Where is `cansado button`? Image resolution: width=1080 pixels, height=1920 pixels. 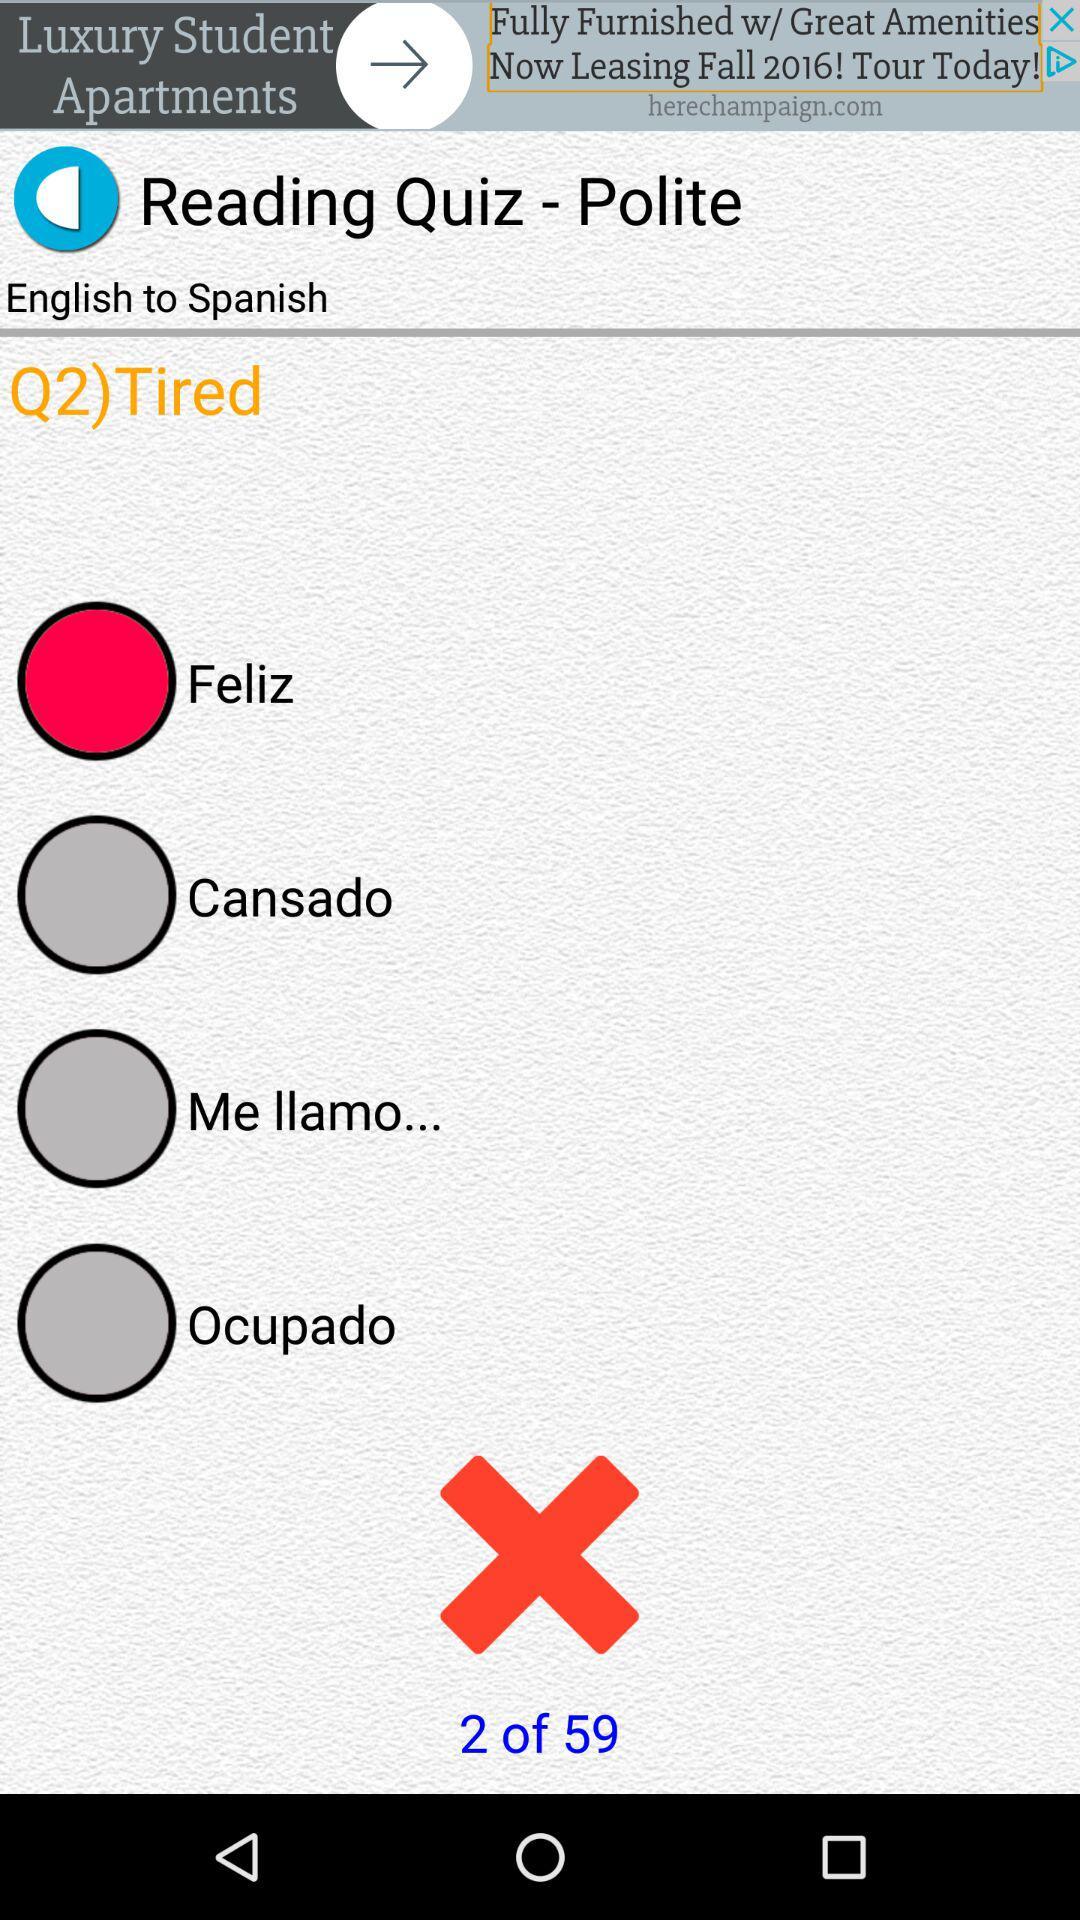
cansado button is located at coordinates (97, 894).